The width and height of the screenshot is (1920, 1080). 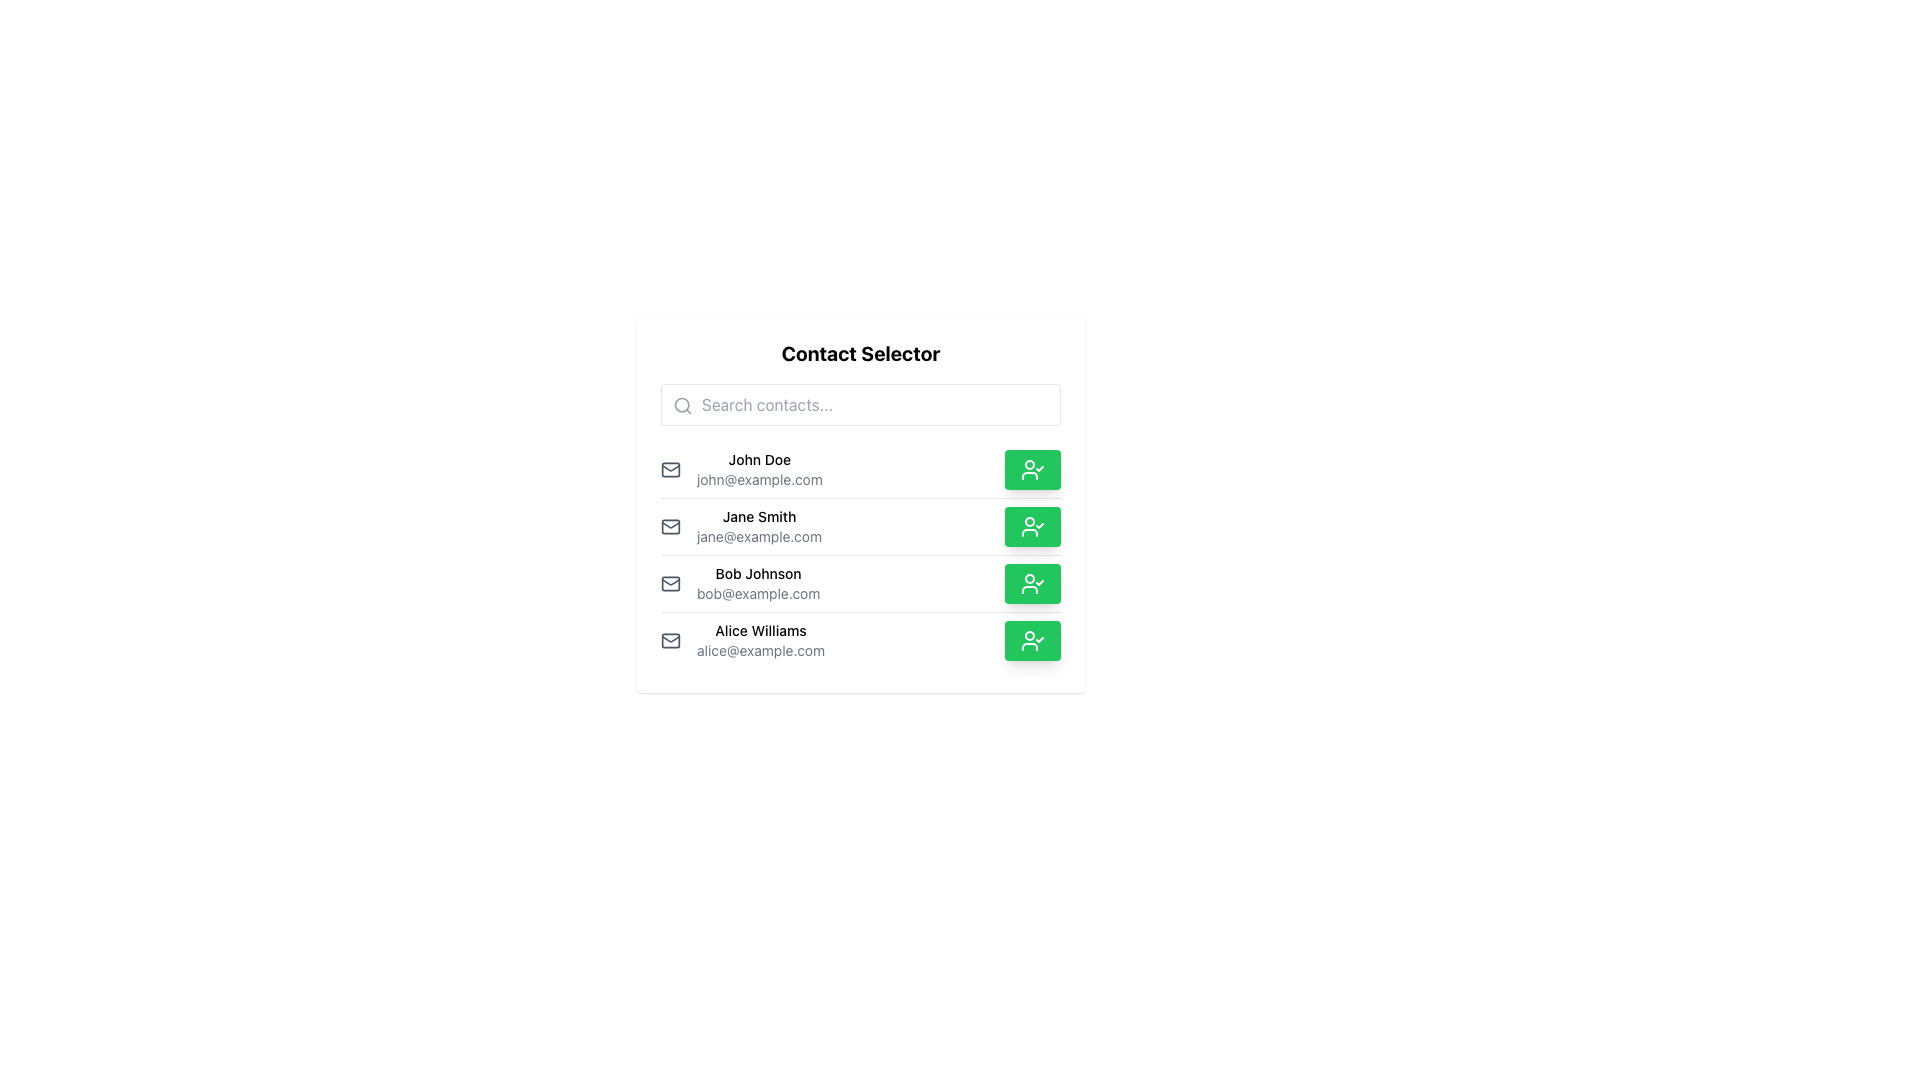 I want to click on the email text 'alice@example.com' displayed in gray color, located below the name 'Alice Williams' in the contact list interface, so click(x=760, y=651).